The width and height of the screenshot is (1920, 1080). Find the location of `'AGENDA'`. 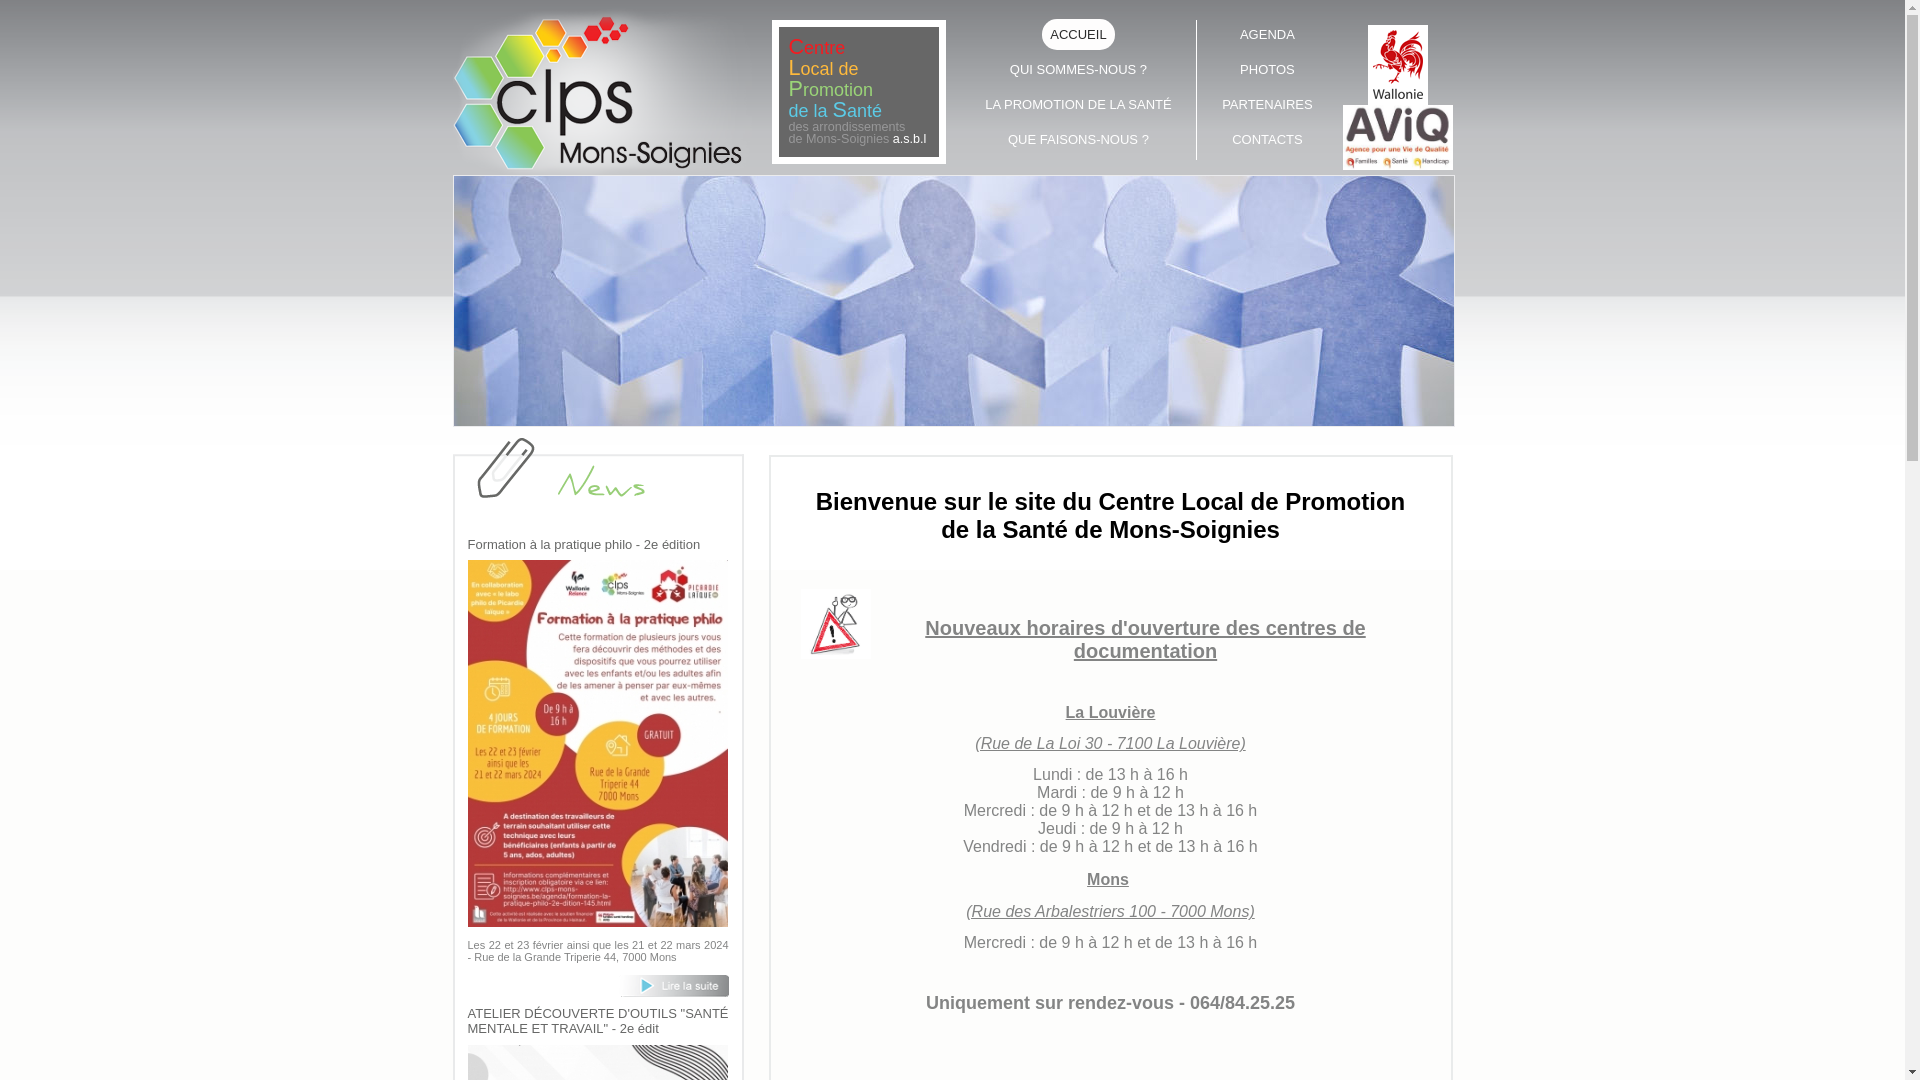

'AGENDA' is located at coordinates (1210, 34).